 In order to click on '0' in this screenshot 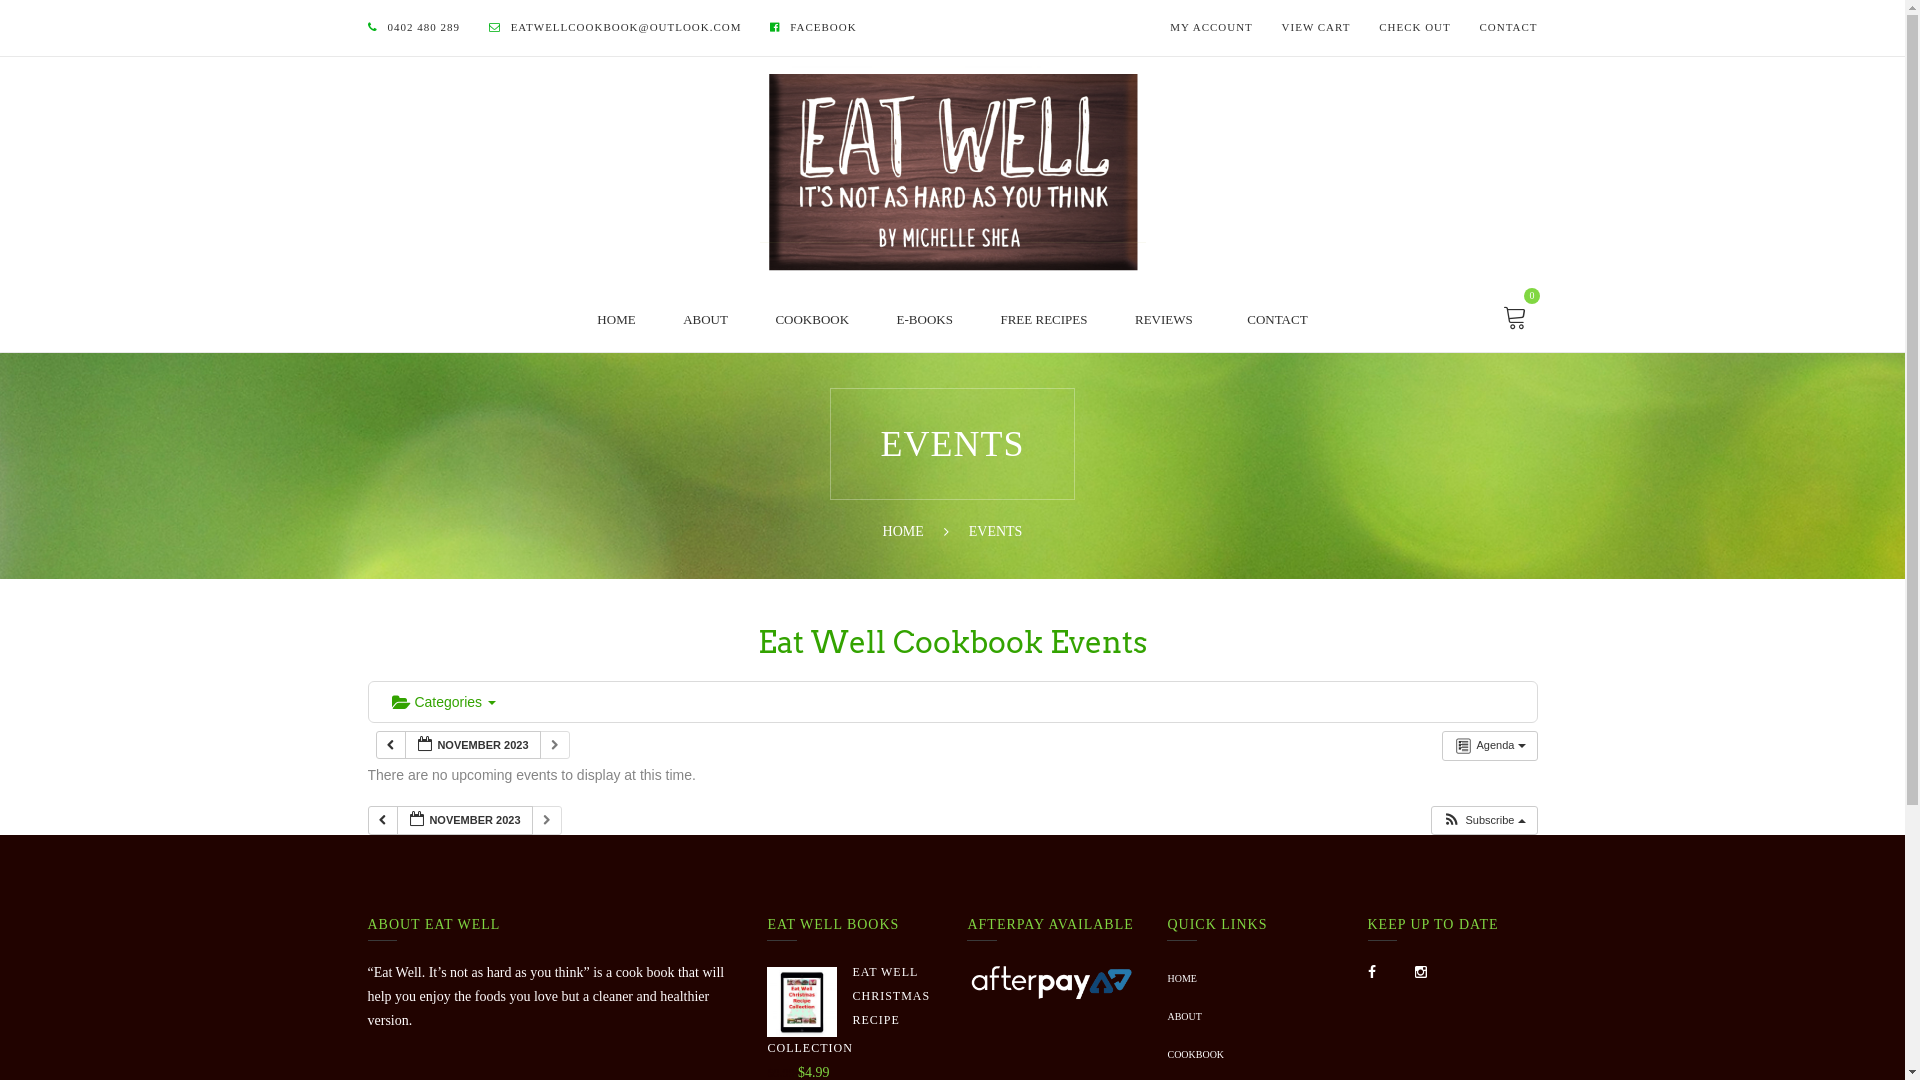, I will do `click(1515, 319)`.